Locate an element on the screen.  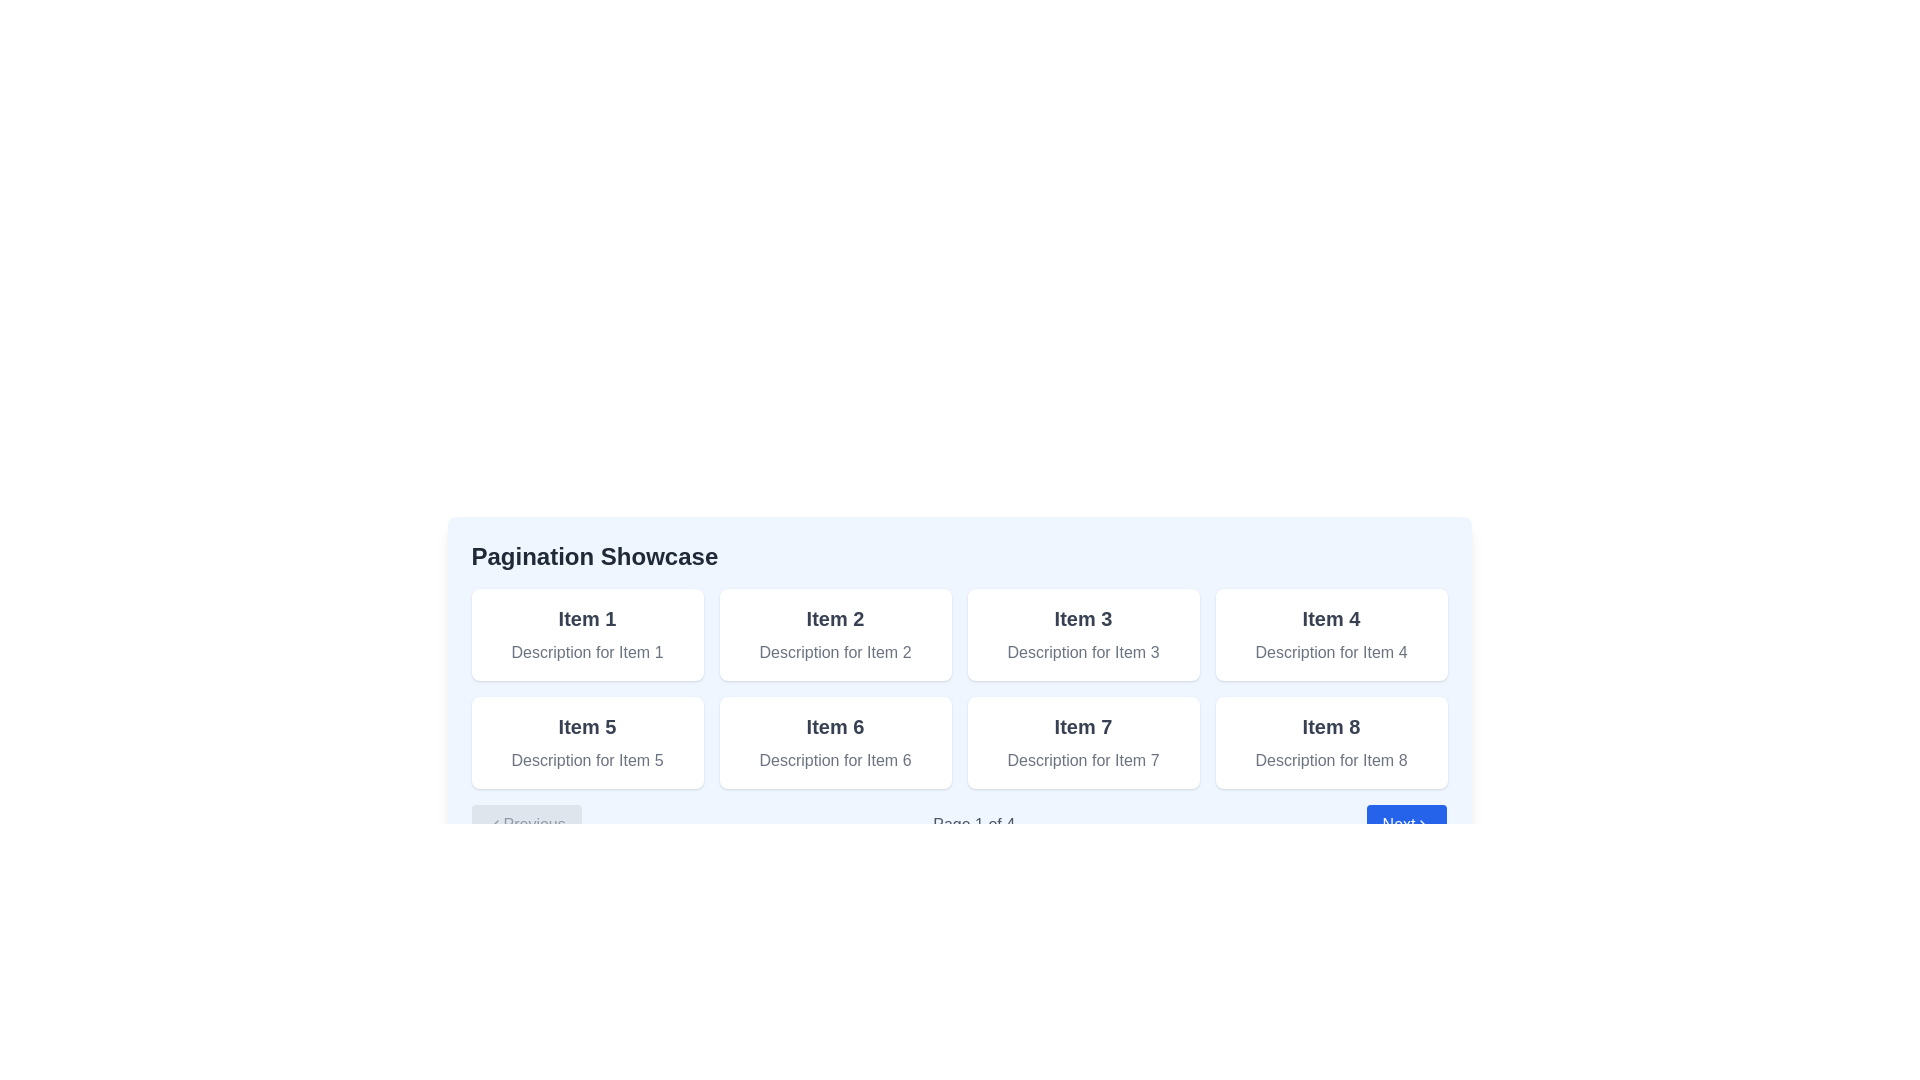
the 'Next' icon located on the right side of the blue button labeled 'Next' is located at coordinates (1422, 825).